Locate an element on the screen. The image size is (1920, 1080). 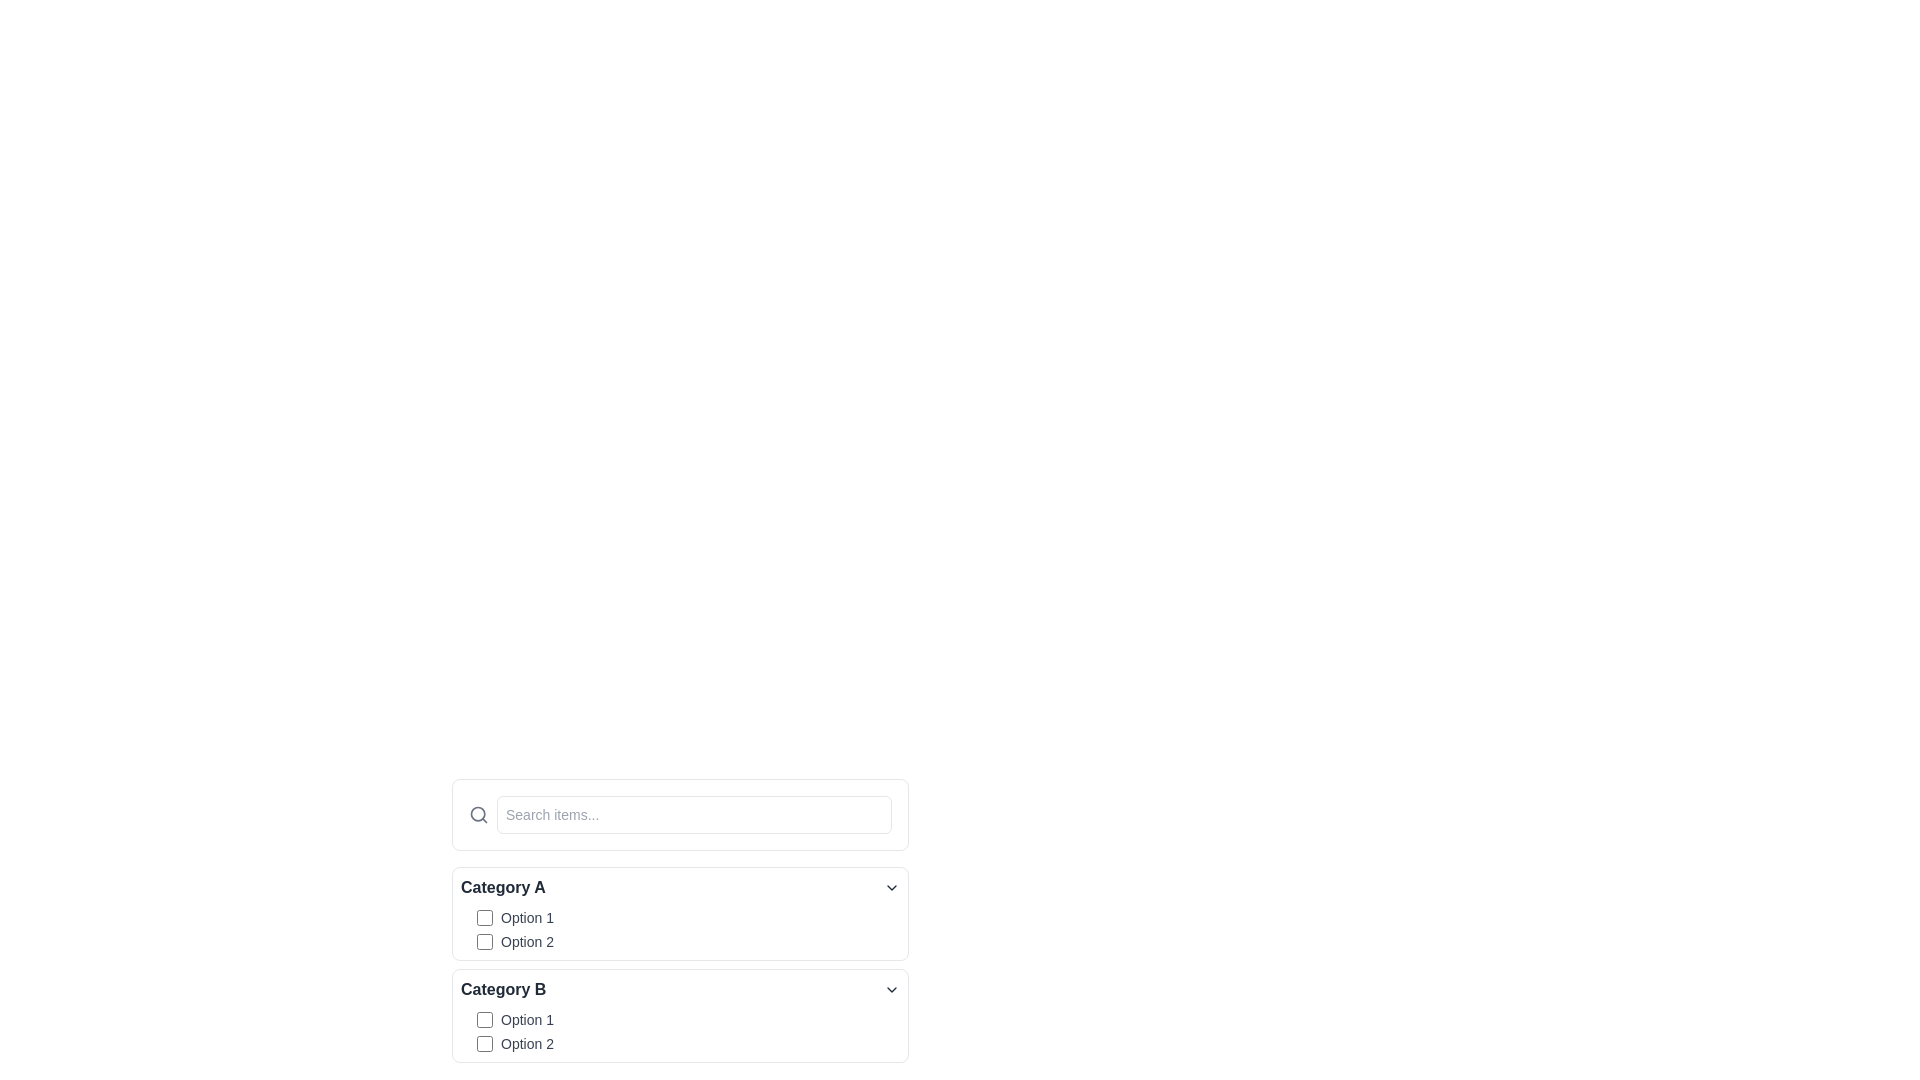
the interactive checkboxes grouped under 'Category A' and 'Category B' for keyboard manipulation is located at coordinates (680, 963).